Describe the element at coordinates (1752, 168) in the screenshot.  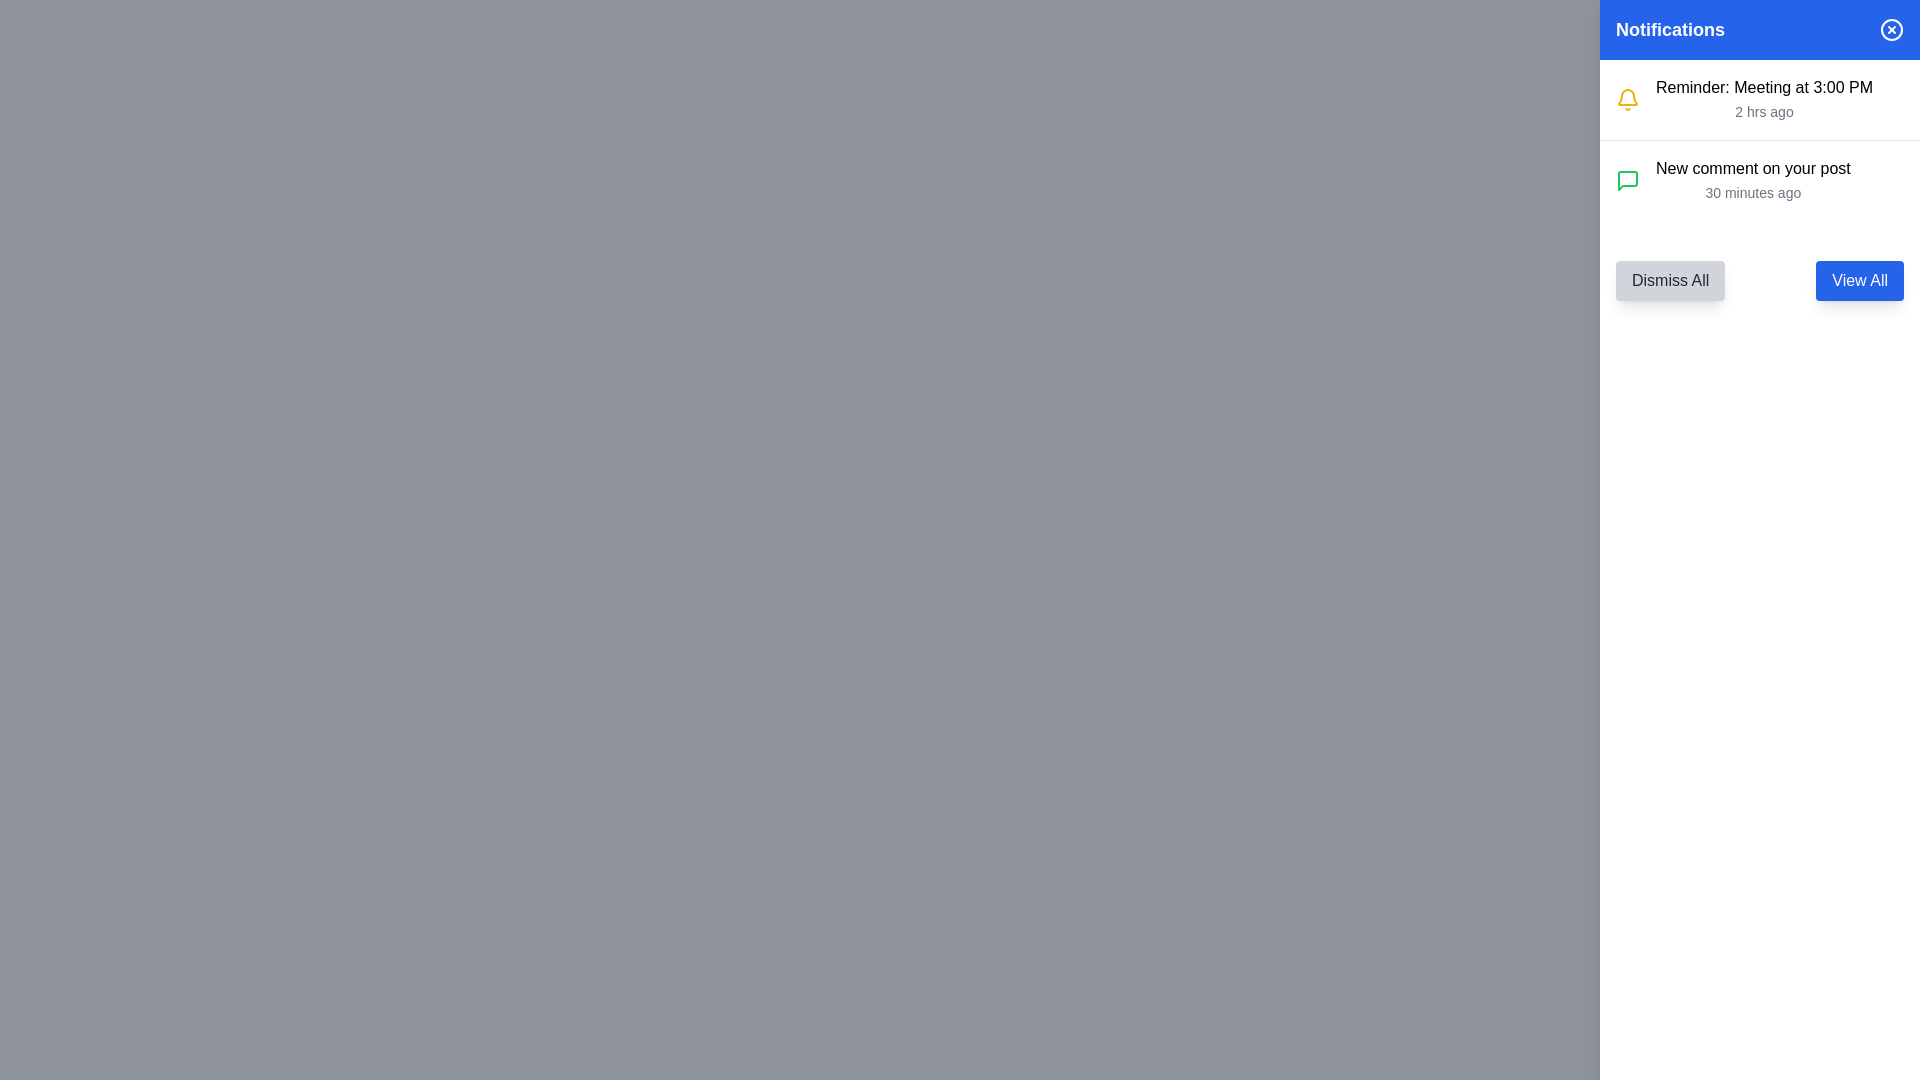
I see `the text element that reads 'New comment on your post'` at that location.